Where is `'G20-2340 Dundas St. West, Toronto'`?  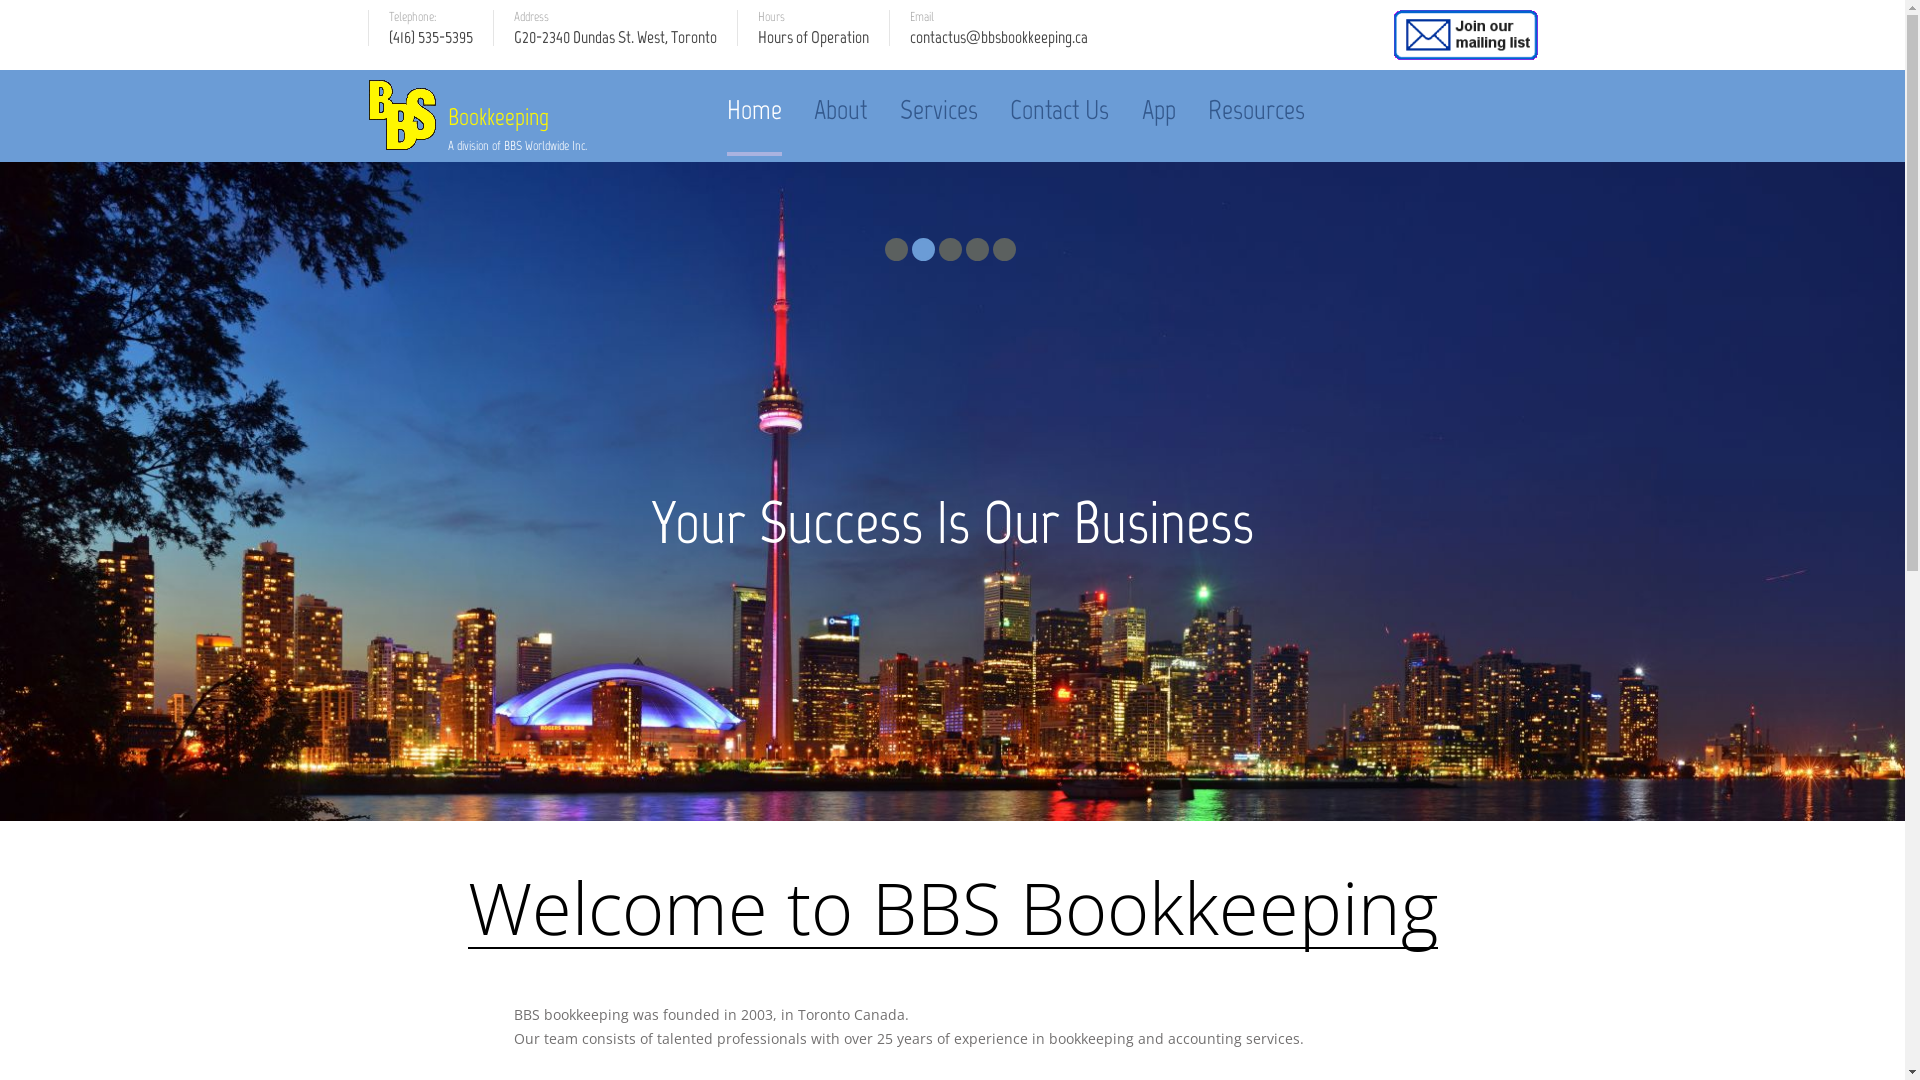
'G20-2340 Dundas St. West, Toronto' is located at coordinates (614, 45).